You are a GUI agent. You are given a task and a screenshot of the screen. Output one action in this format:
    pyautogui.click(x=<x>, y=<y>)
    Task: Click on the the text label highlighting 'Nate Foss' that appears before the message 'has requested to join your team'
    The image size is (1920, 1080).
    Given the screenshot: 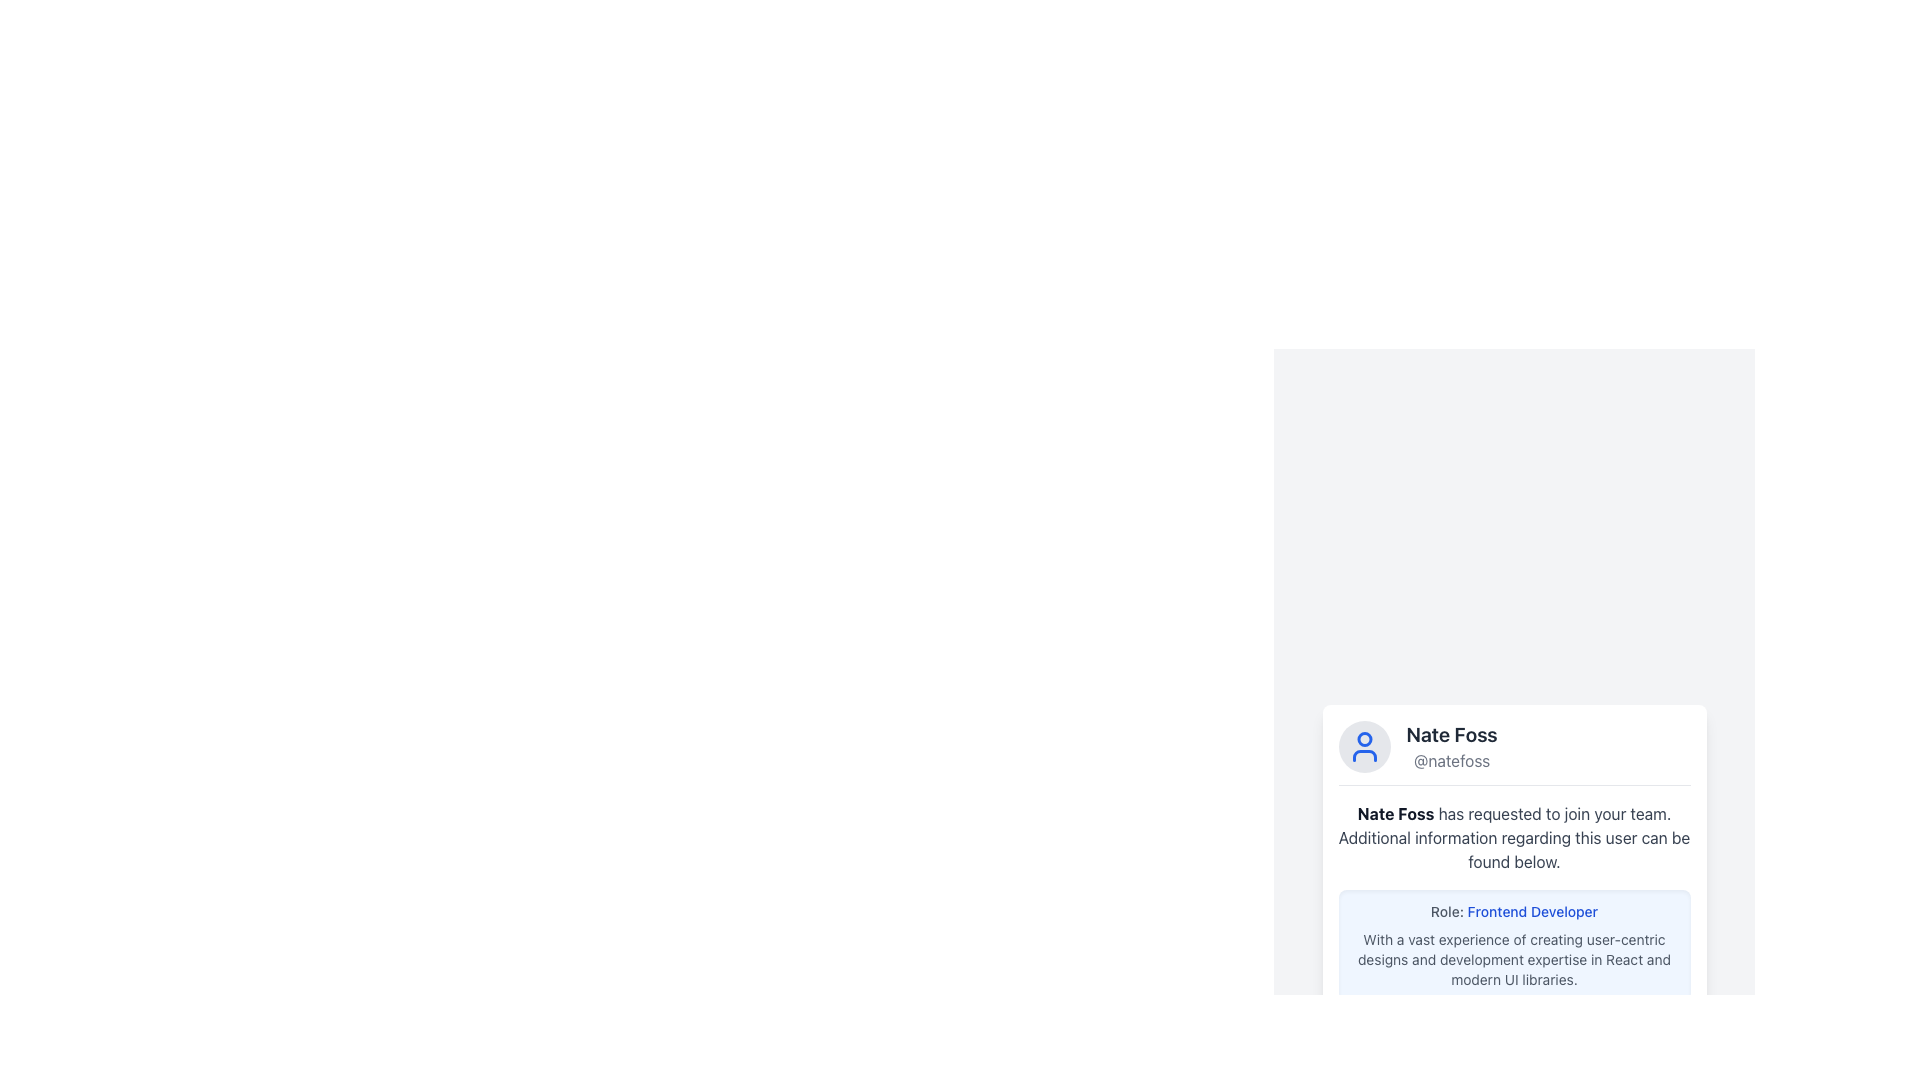 What is the action you would take?
    pyautogui.click(x=1395, y=813)
    